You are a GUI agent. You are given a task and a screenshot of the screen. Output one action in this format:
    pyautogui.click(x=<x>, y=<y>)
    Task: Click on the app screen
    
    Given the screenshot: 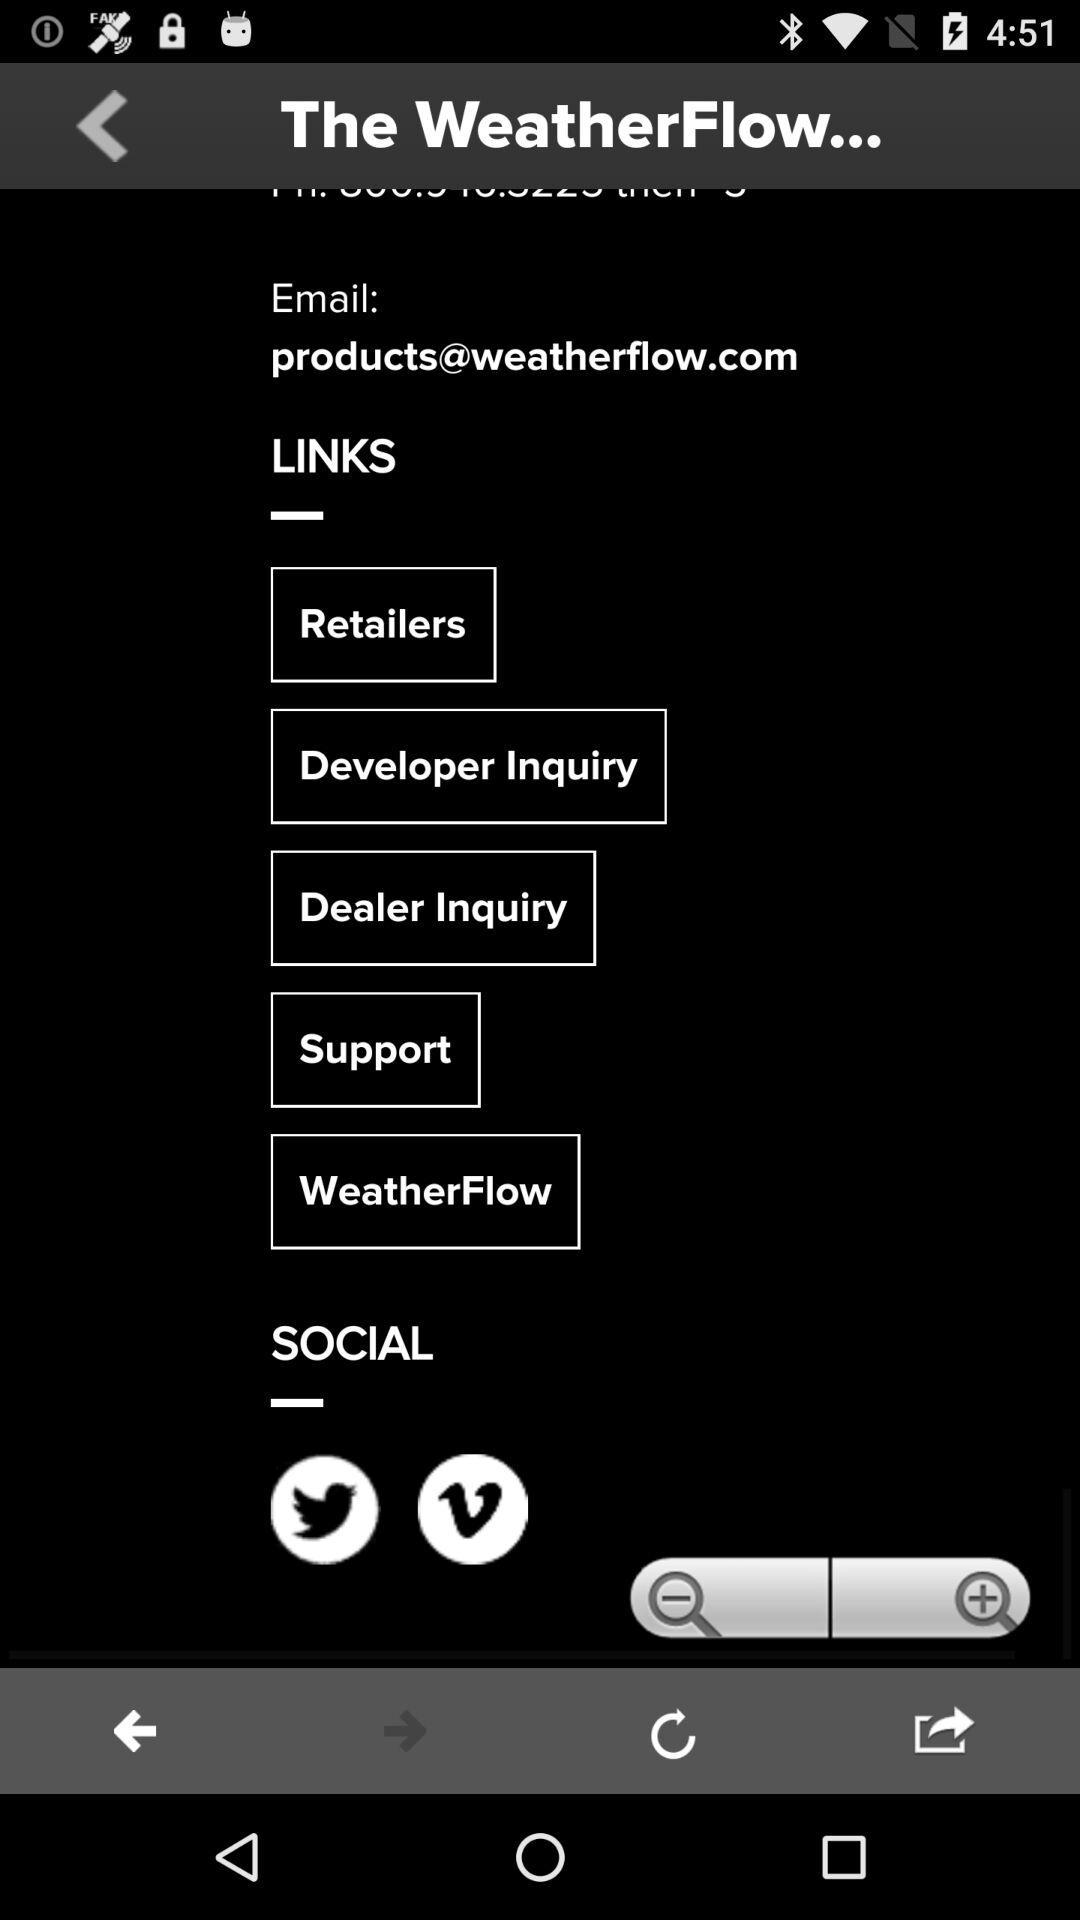 What is the action you would take?
    pyautogui.click(x=540, y=927)
    